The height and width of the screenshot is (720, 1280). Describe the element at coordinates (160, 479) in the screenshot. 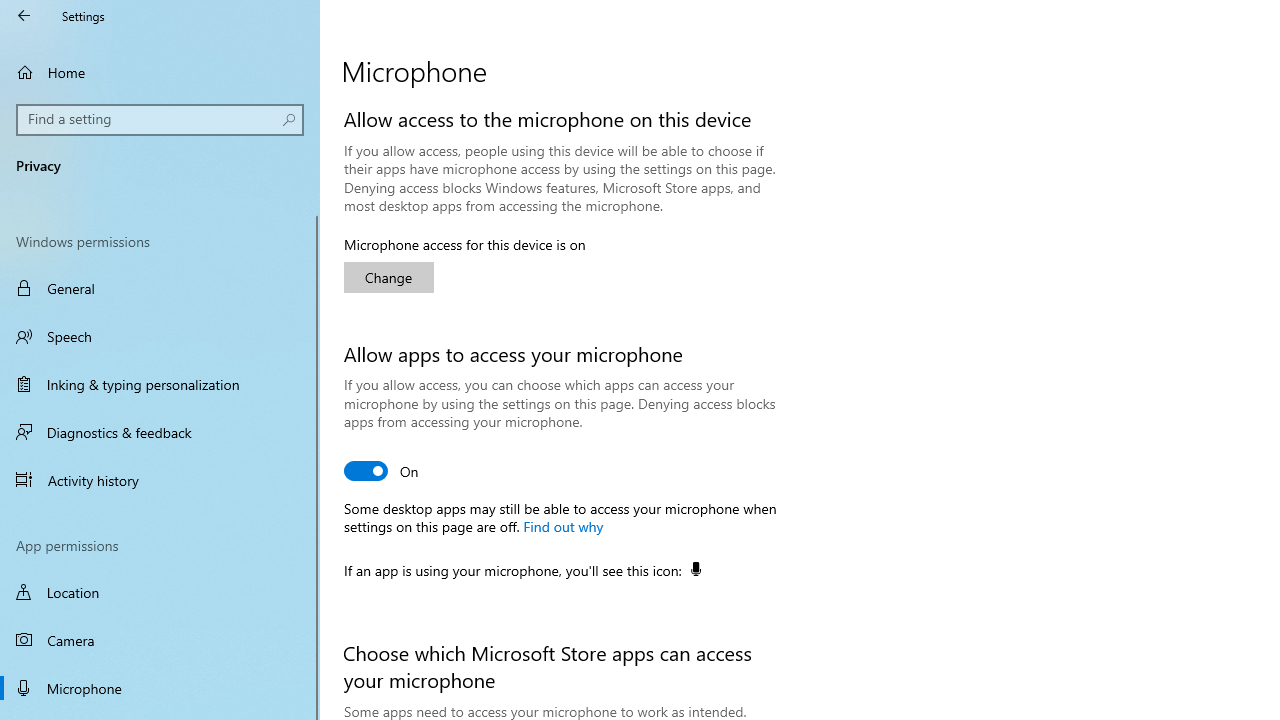

I see `'Activity history'` at that location.